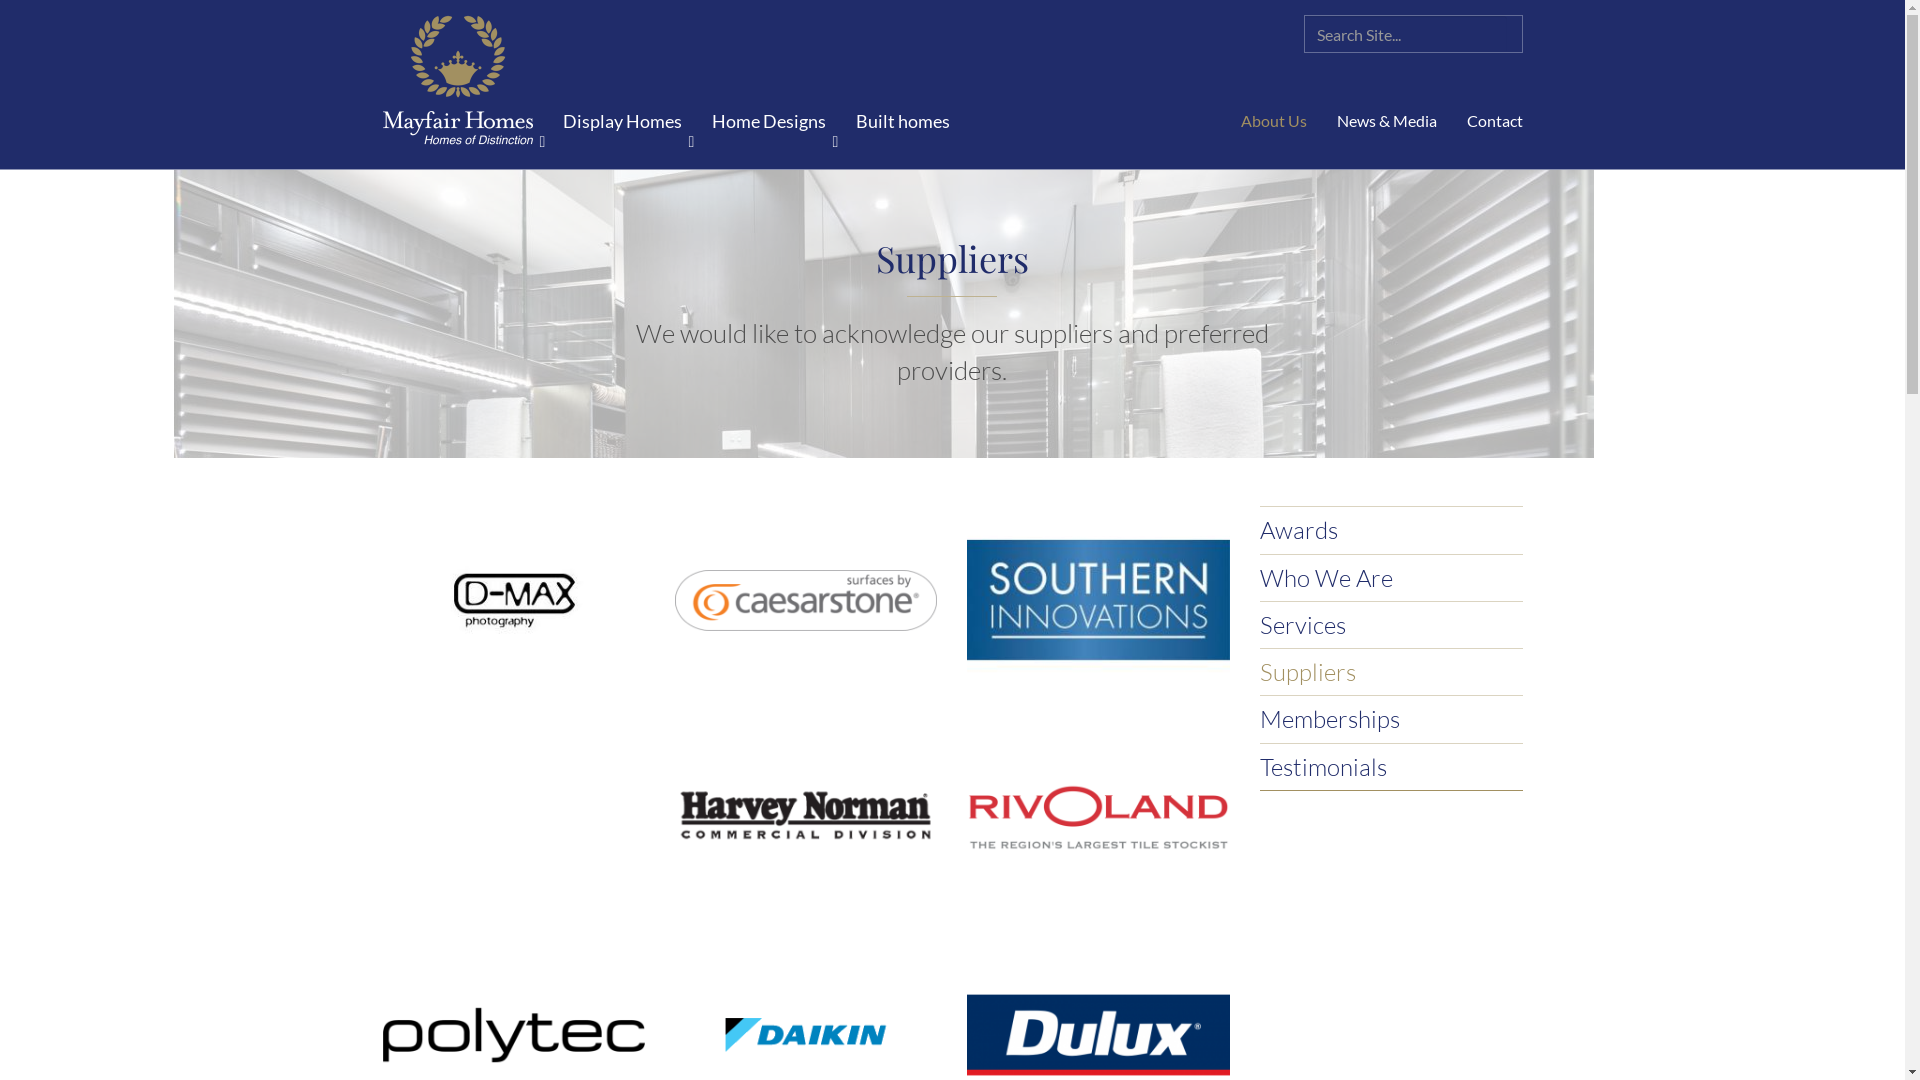 The width and height of the screenshot is (1920, 1080). What do you see at coordinates (621, 120) in the screenshot?
I see `'Display Homes'` at bounding box center [621, 120].